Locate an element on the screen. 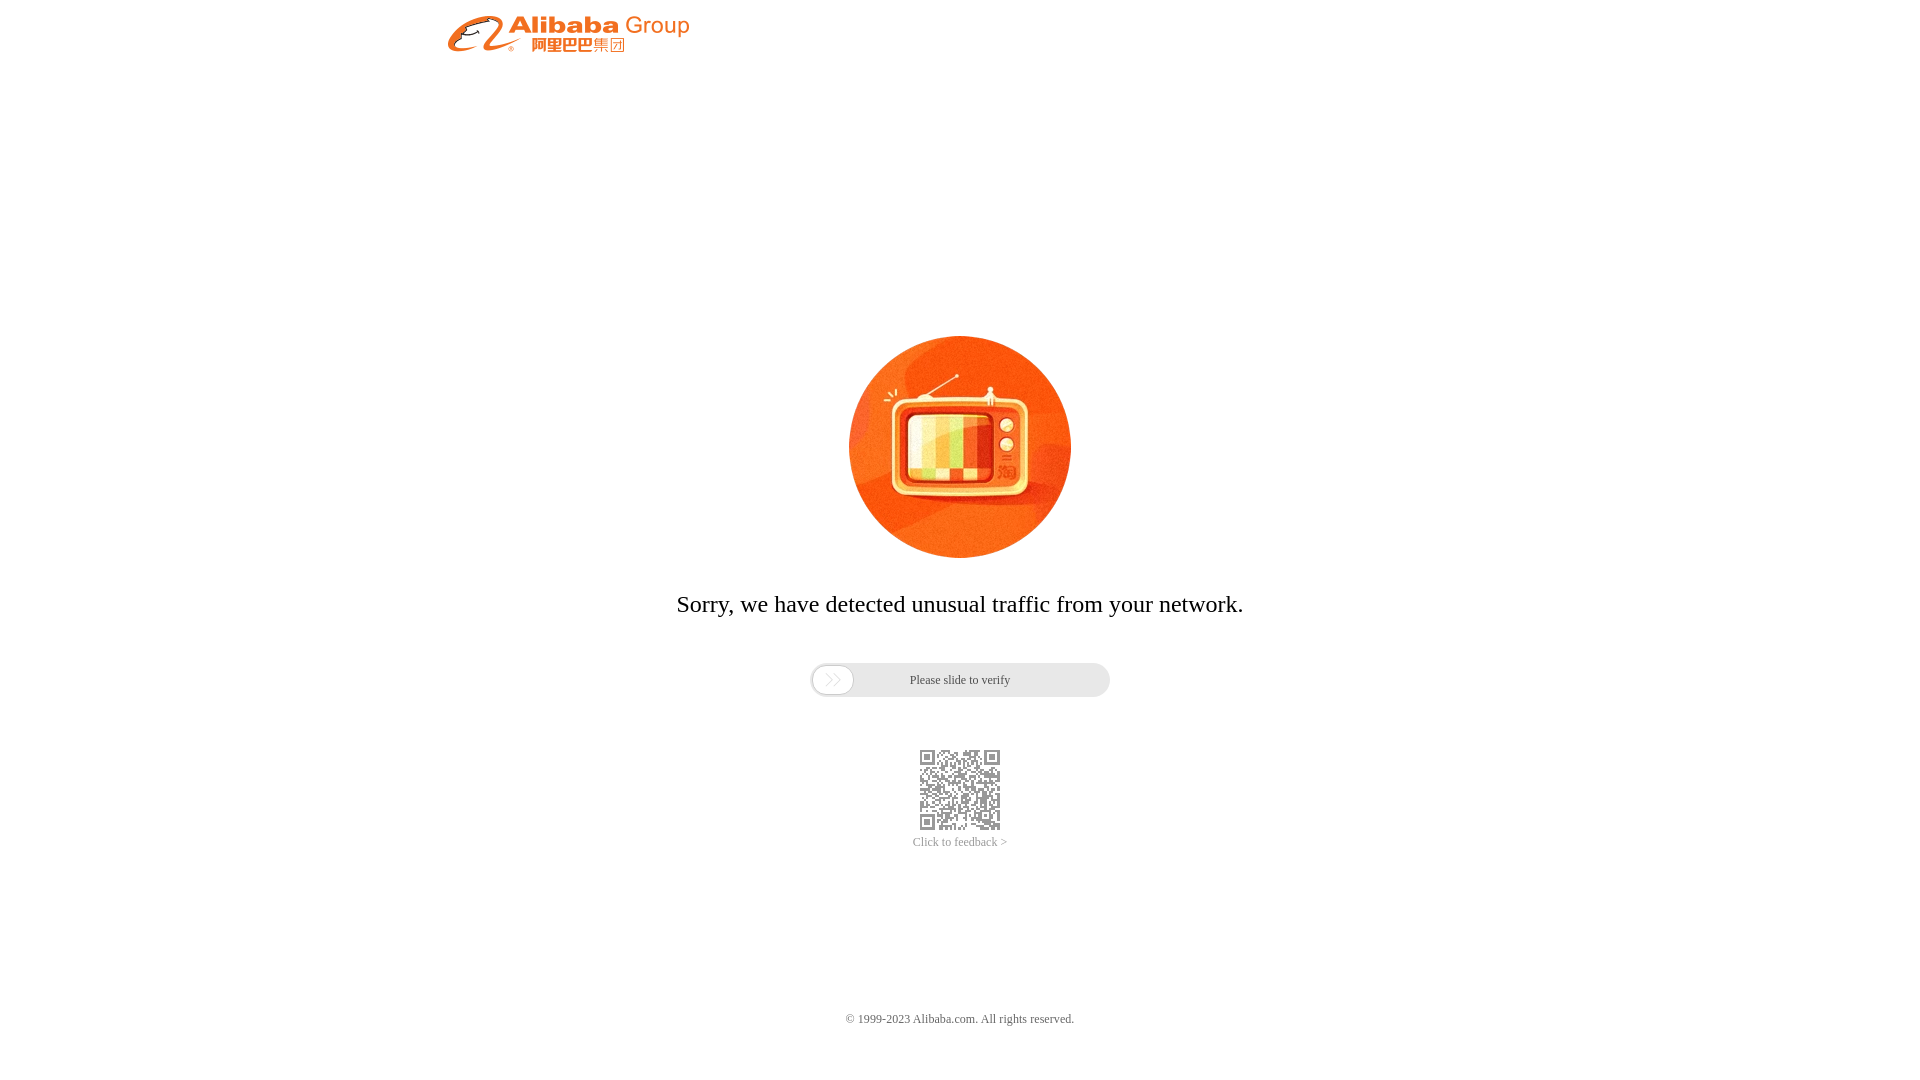  'Click to feedback >' is located at coordinates (960, 842).